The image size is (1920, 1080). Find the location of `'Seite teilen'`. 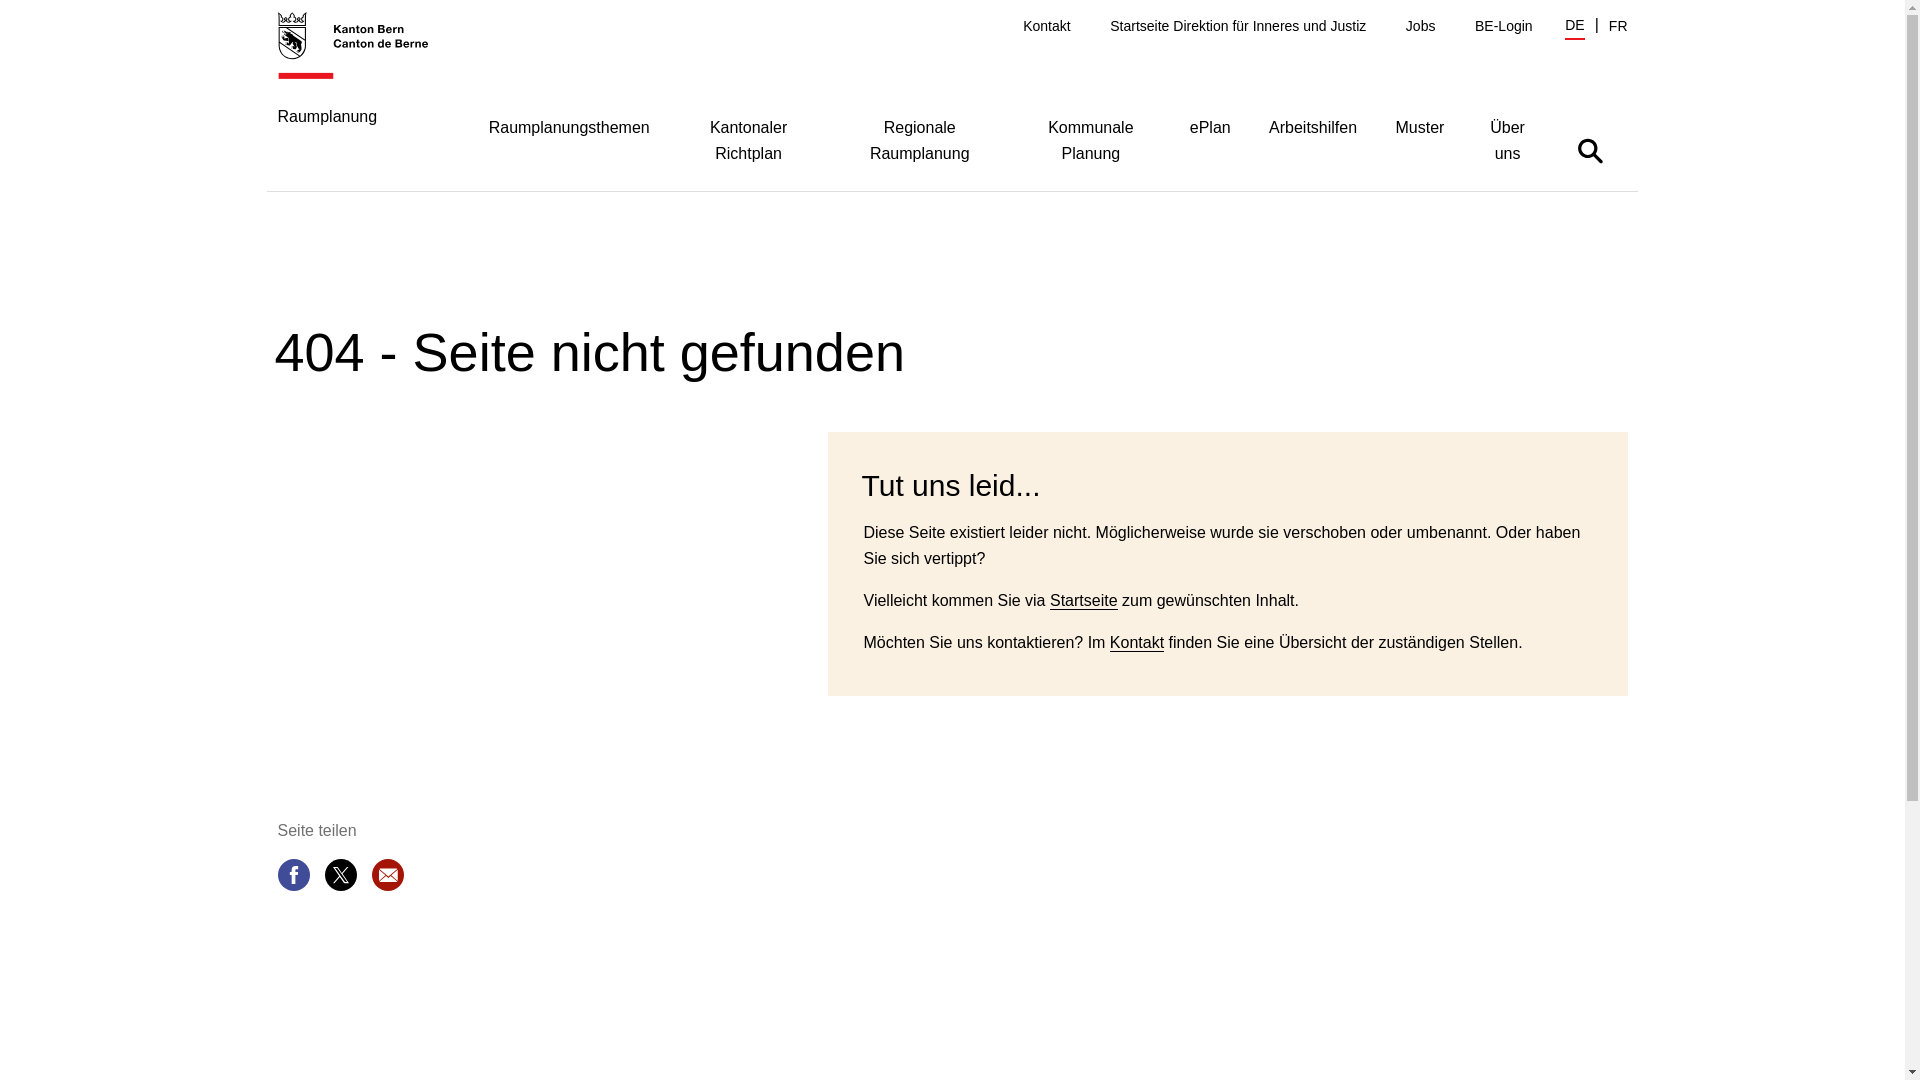

'Seite teilen' is located at coordinates (292, 878).